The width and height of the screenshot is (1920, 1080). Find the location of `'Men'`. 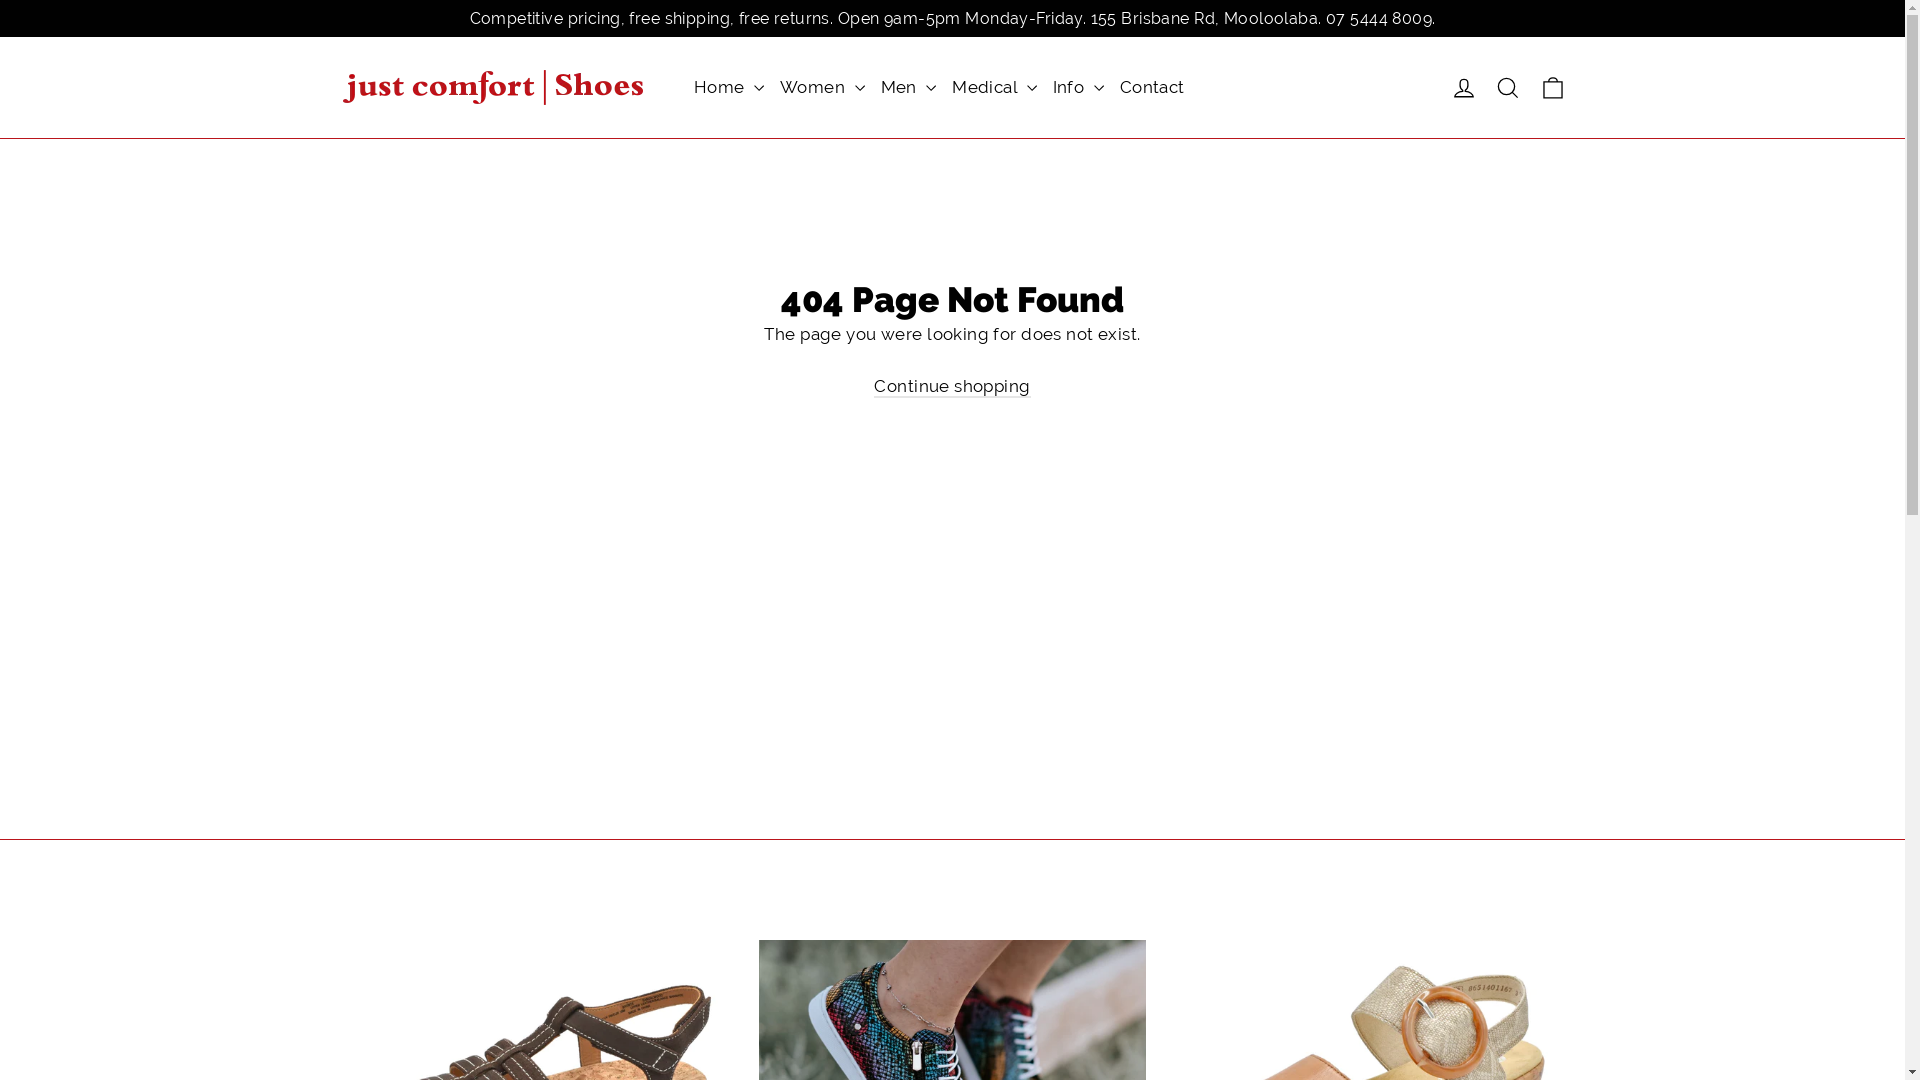

'Men' is located at coordinates (873, 86).